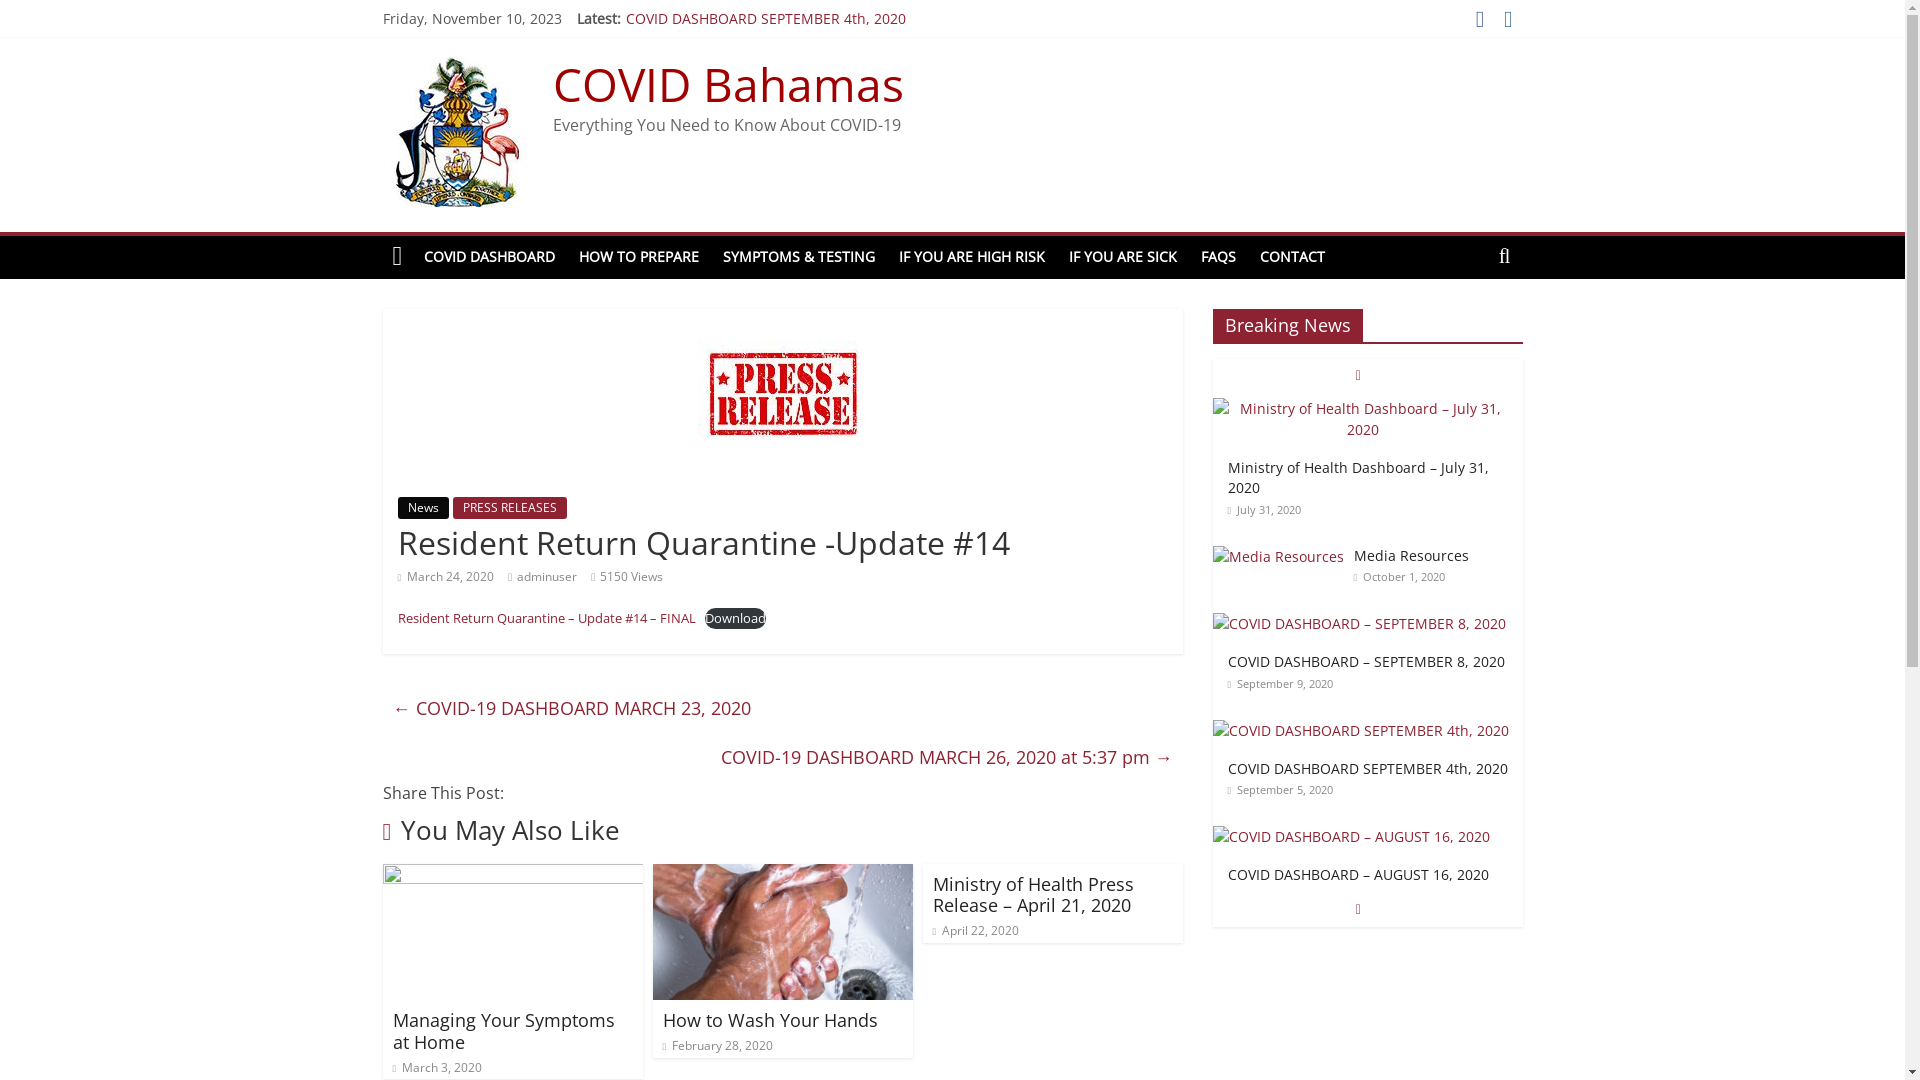 The image size is (1920, 1080). I want to click on 'PRESS RELEASES', so click(508, 507).